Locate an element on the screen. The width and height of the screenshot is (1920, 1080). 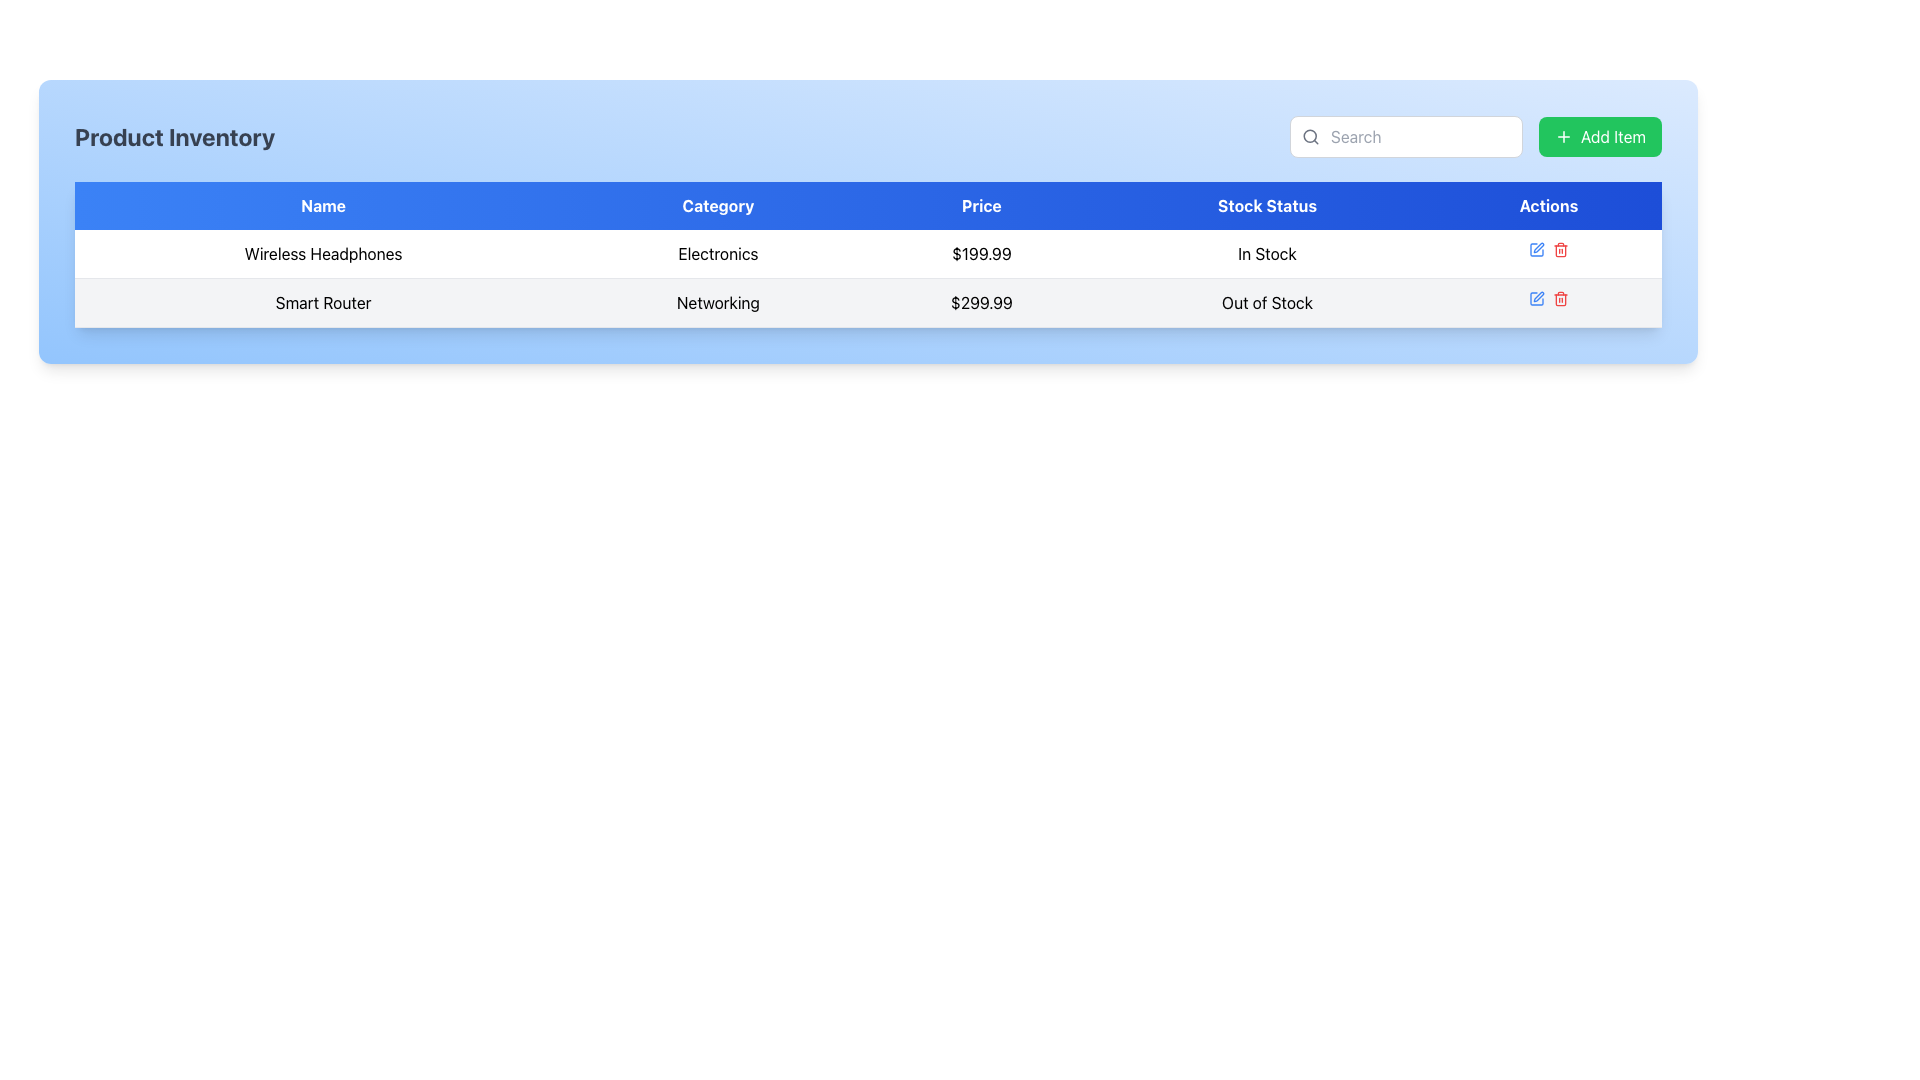
the 'Price' column header, which is the third column header from the left in the table layout, located between 'Category' and 'Stock Status' is located at coordinates (981, 205).